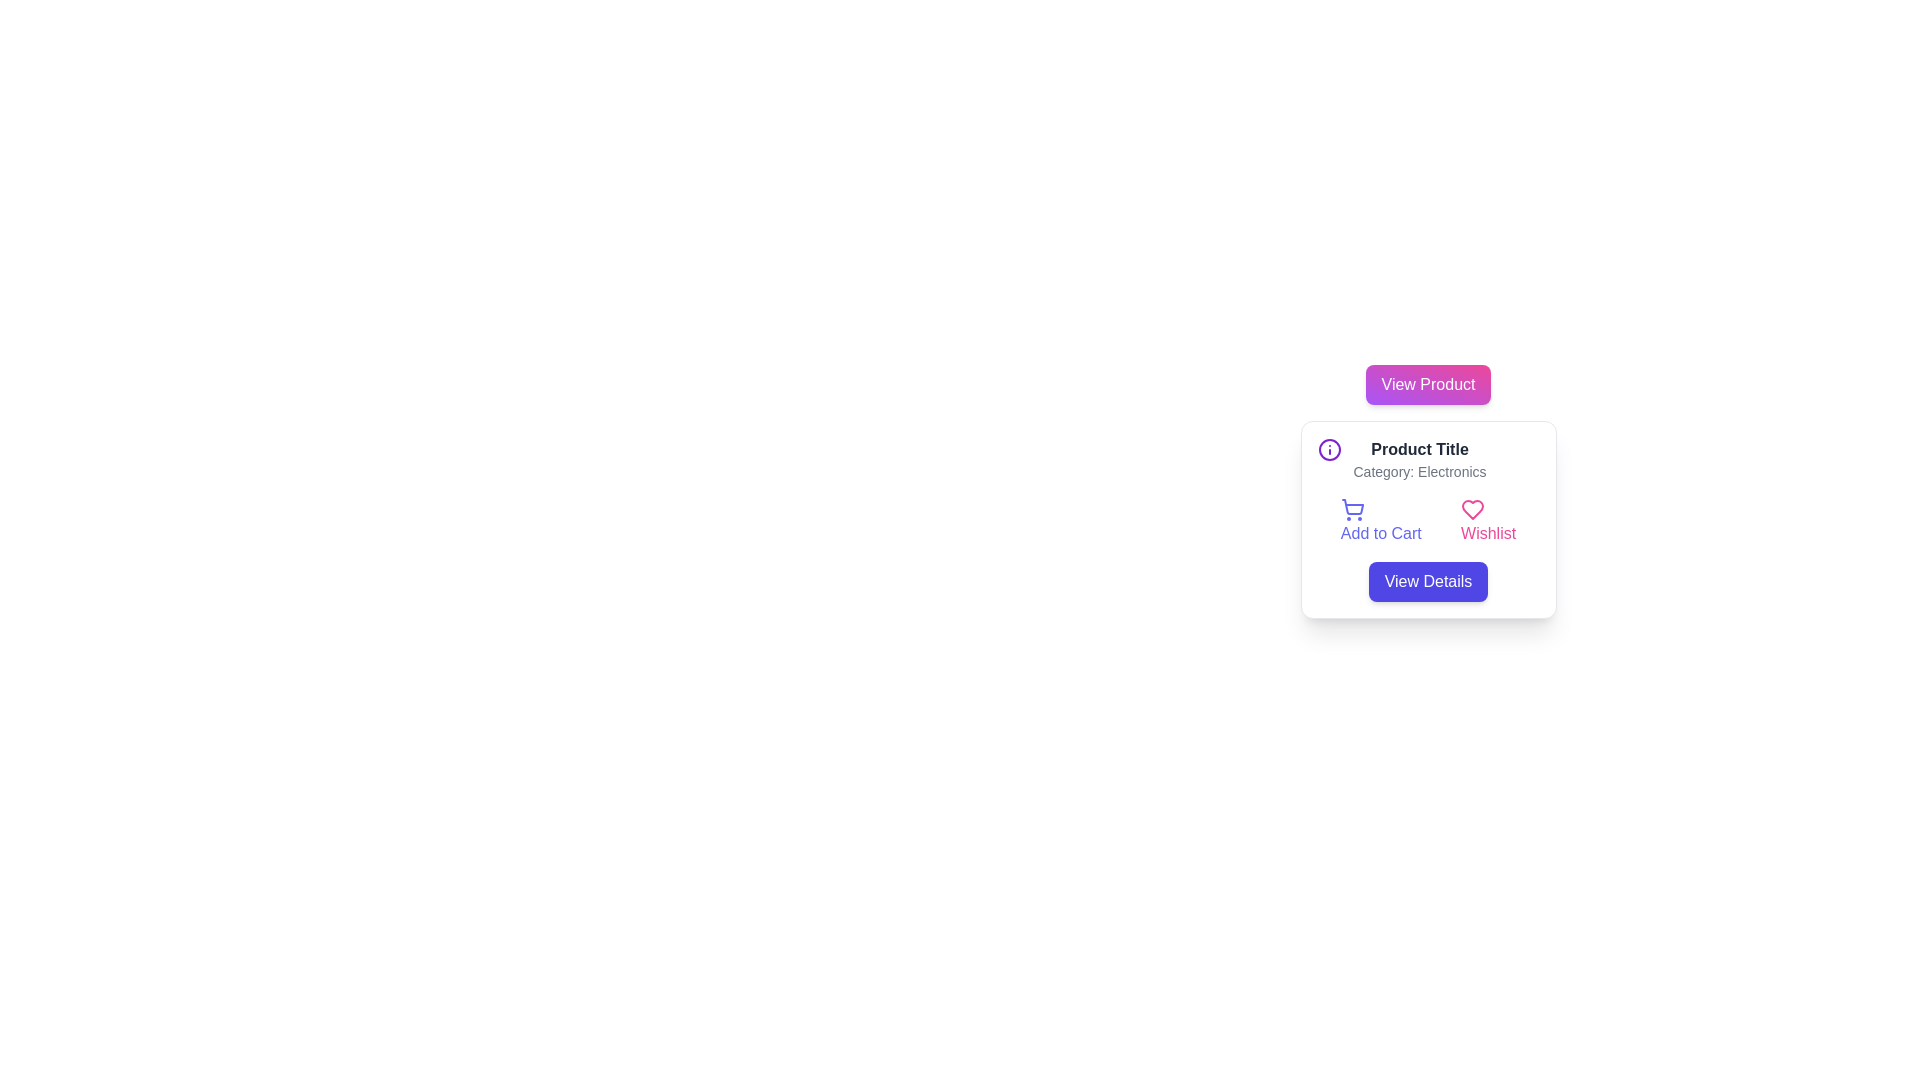 The height and width of the screenshot is (1080, 1920). What do you see at coordinates (1427, 582) in the screenshot?
I see `the button located at the bottom of the product card, which provides access to more detailed information about the product` at bounding box center [1427, 582].